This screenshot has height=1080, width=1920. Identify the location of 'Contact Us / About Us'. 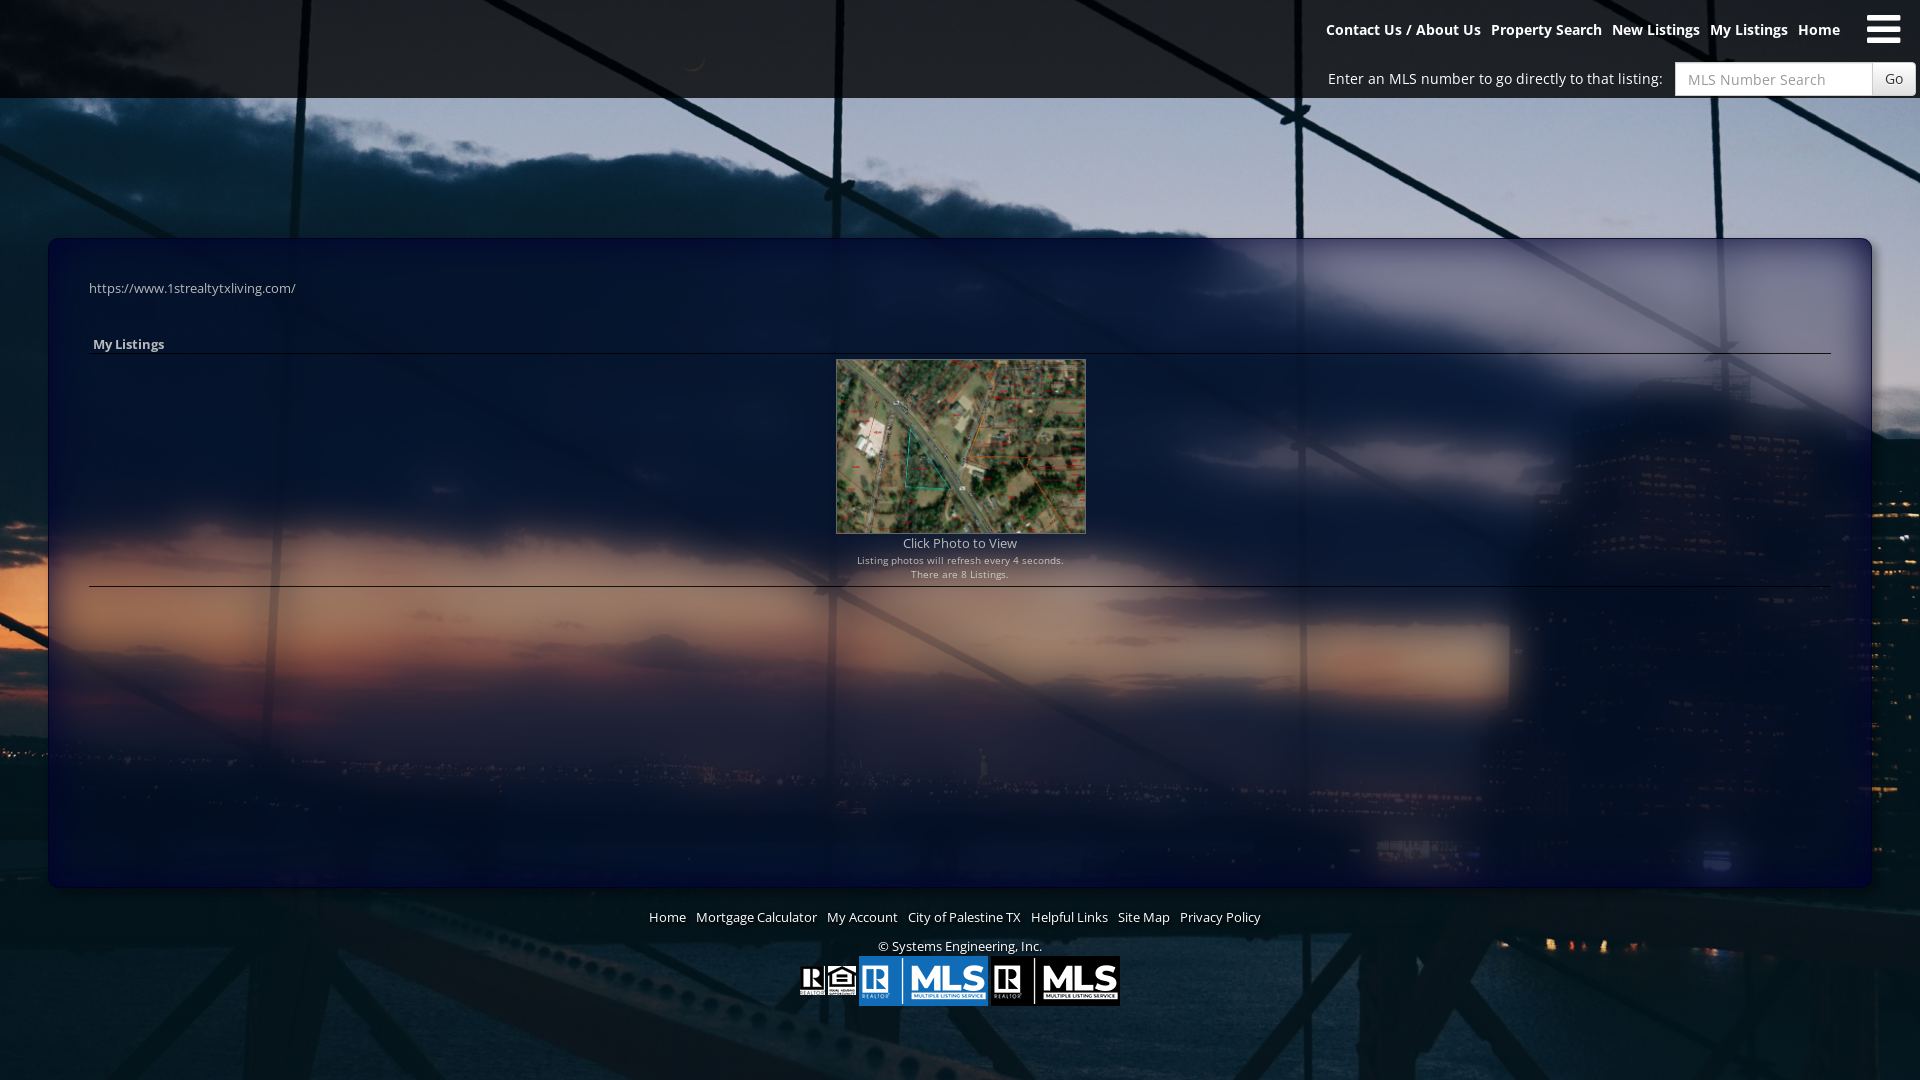
(1402, 37).